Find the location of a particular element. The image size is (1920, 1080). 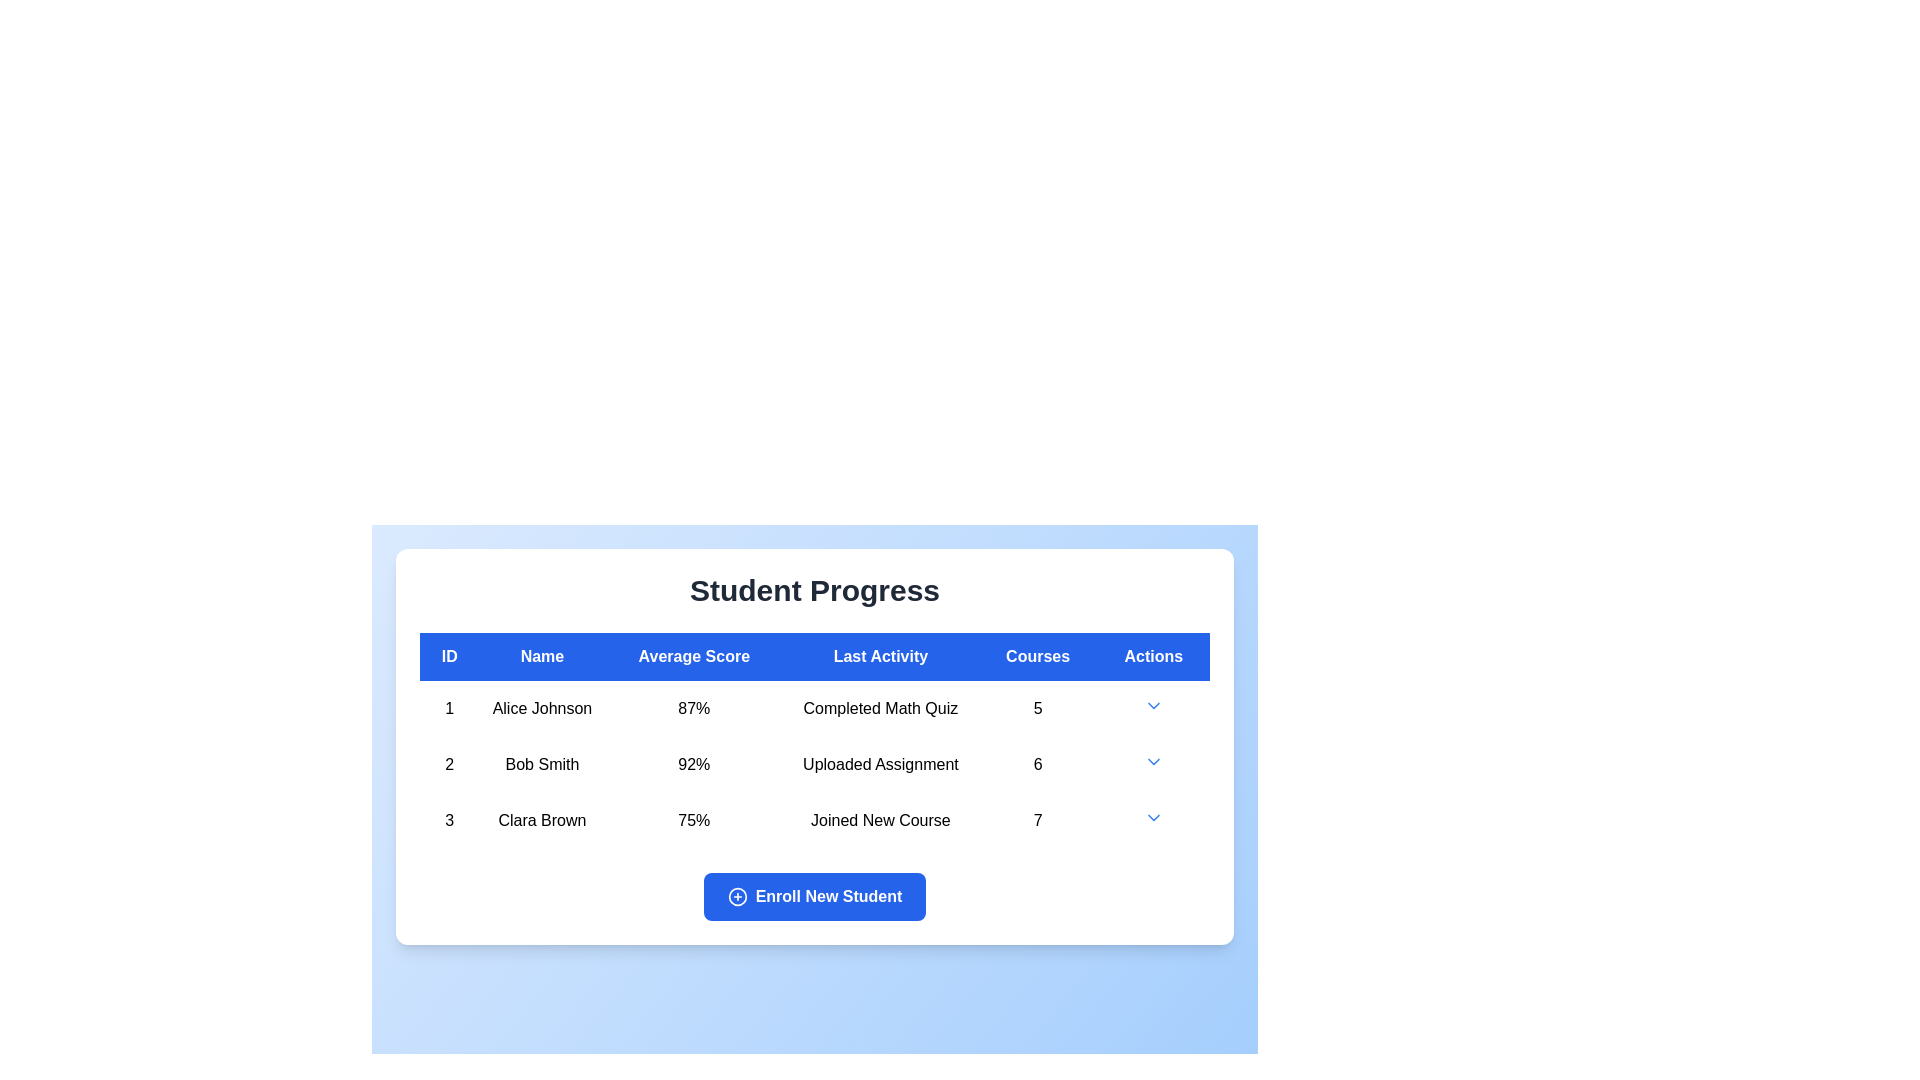

the second row in the 'Student Progress' section of the table, which contains the data '2', 'Bob Smith', '92%', 'Uploaded Assignment', and '6' is located at coordinates (815, 764).